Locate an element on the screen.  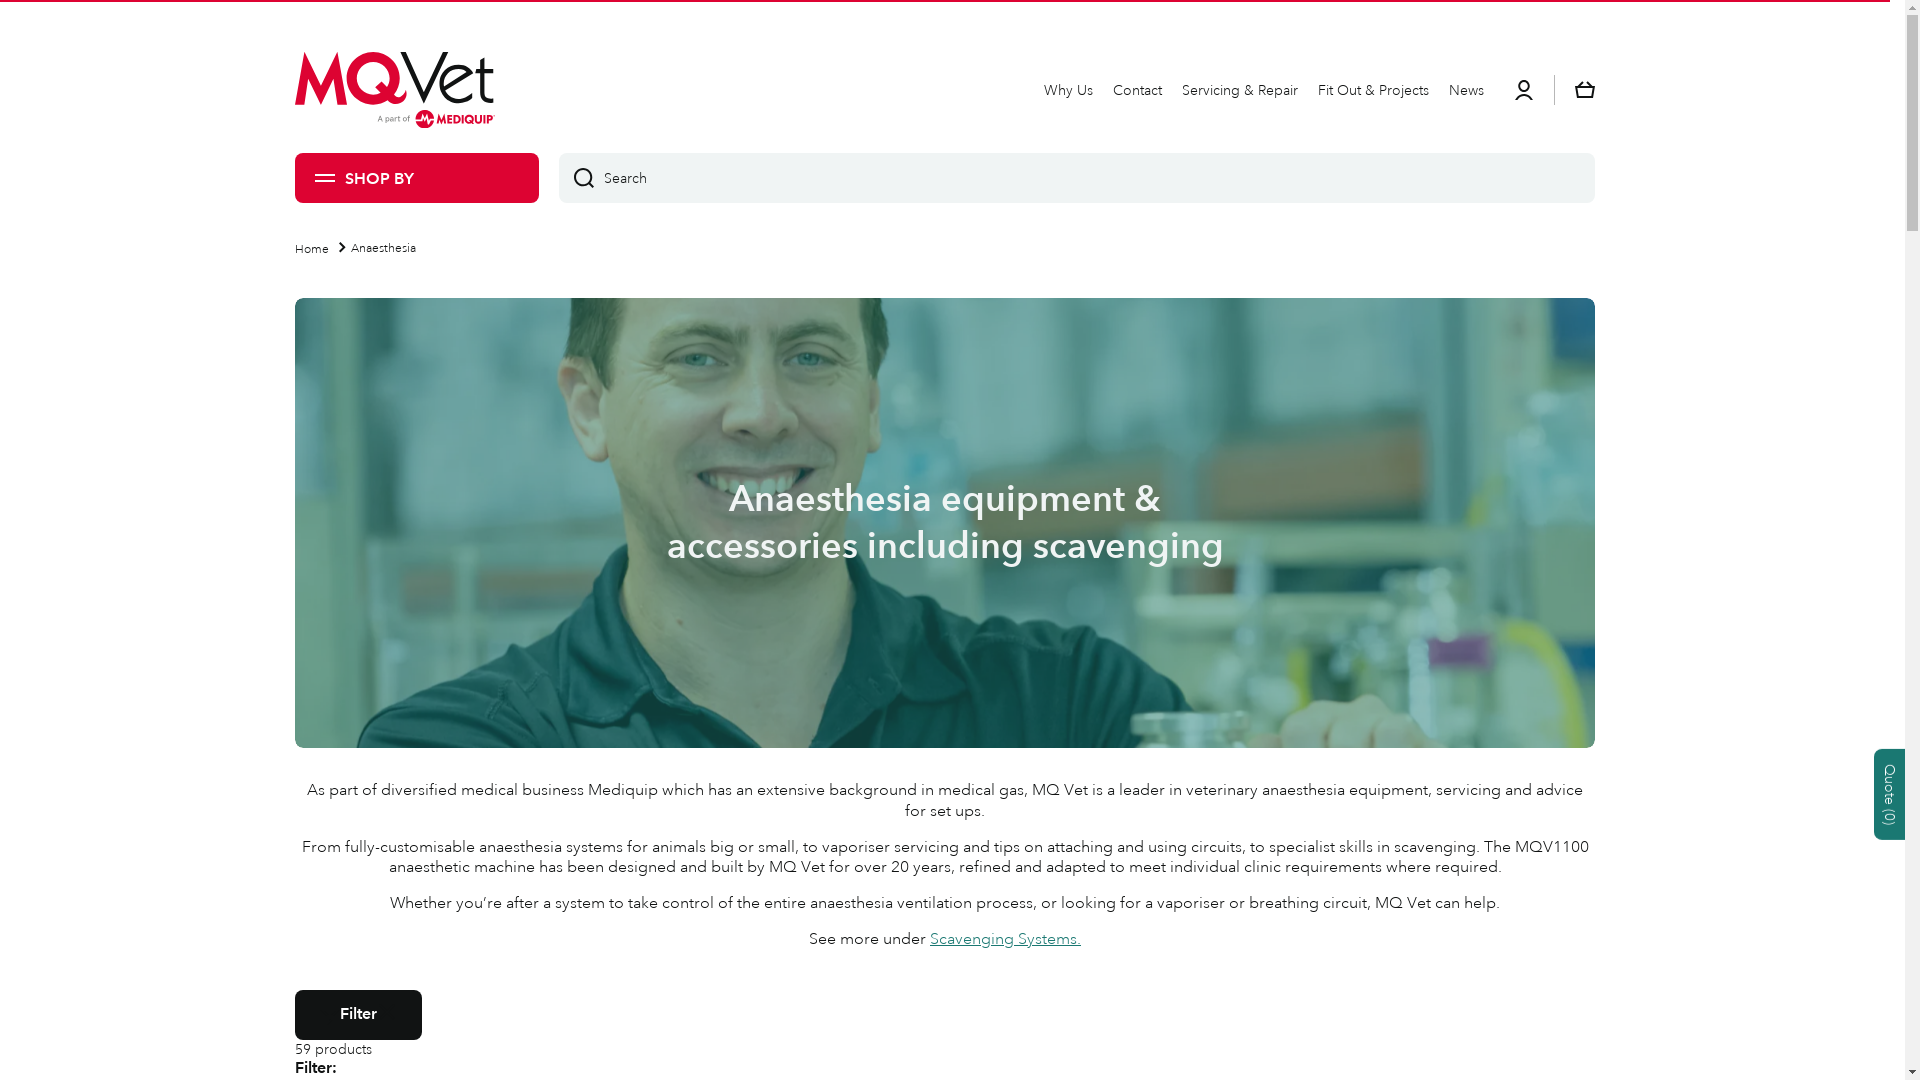
'Log in' is located at coordinates (1522, 88).